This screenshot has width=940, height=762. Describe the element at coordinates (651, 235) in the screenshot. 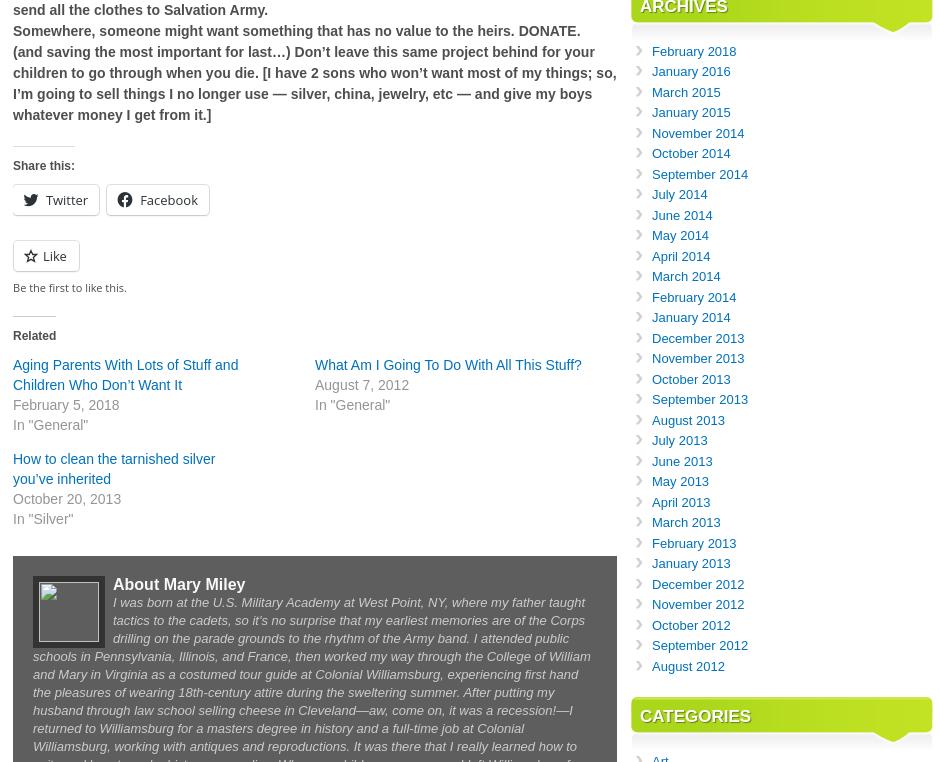

I see `'May 2014'` at that location.